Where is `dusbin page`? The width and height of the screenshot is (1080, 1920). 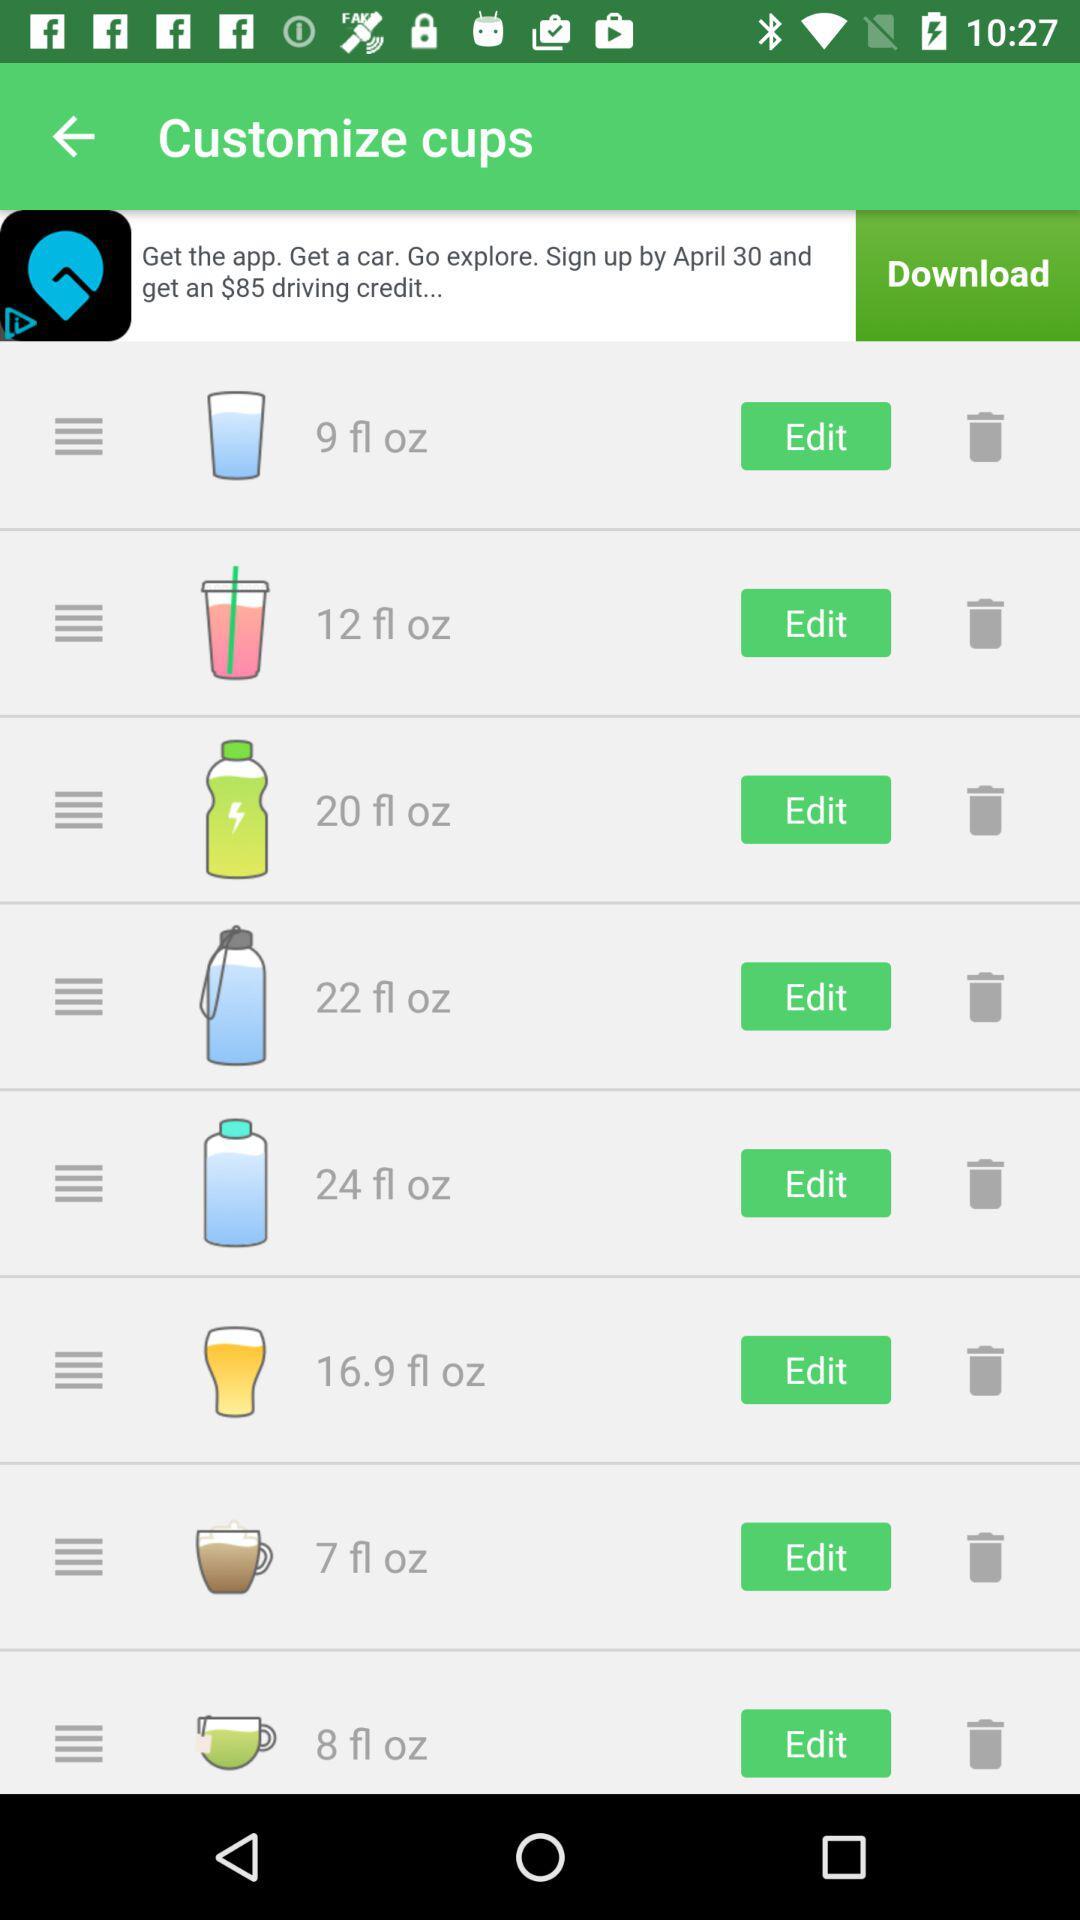 dusbin page is located at coordinates (984, 996).